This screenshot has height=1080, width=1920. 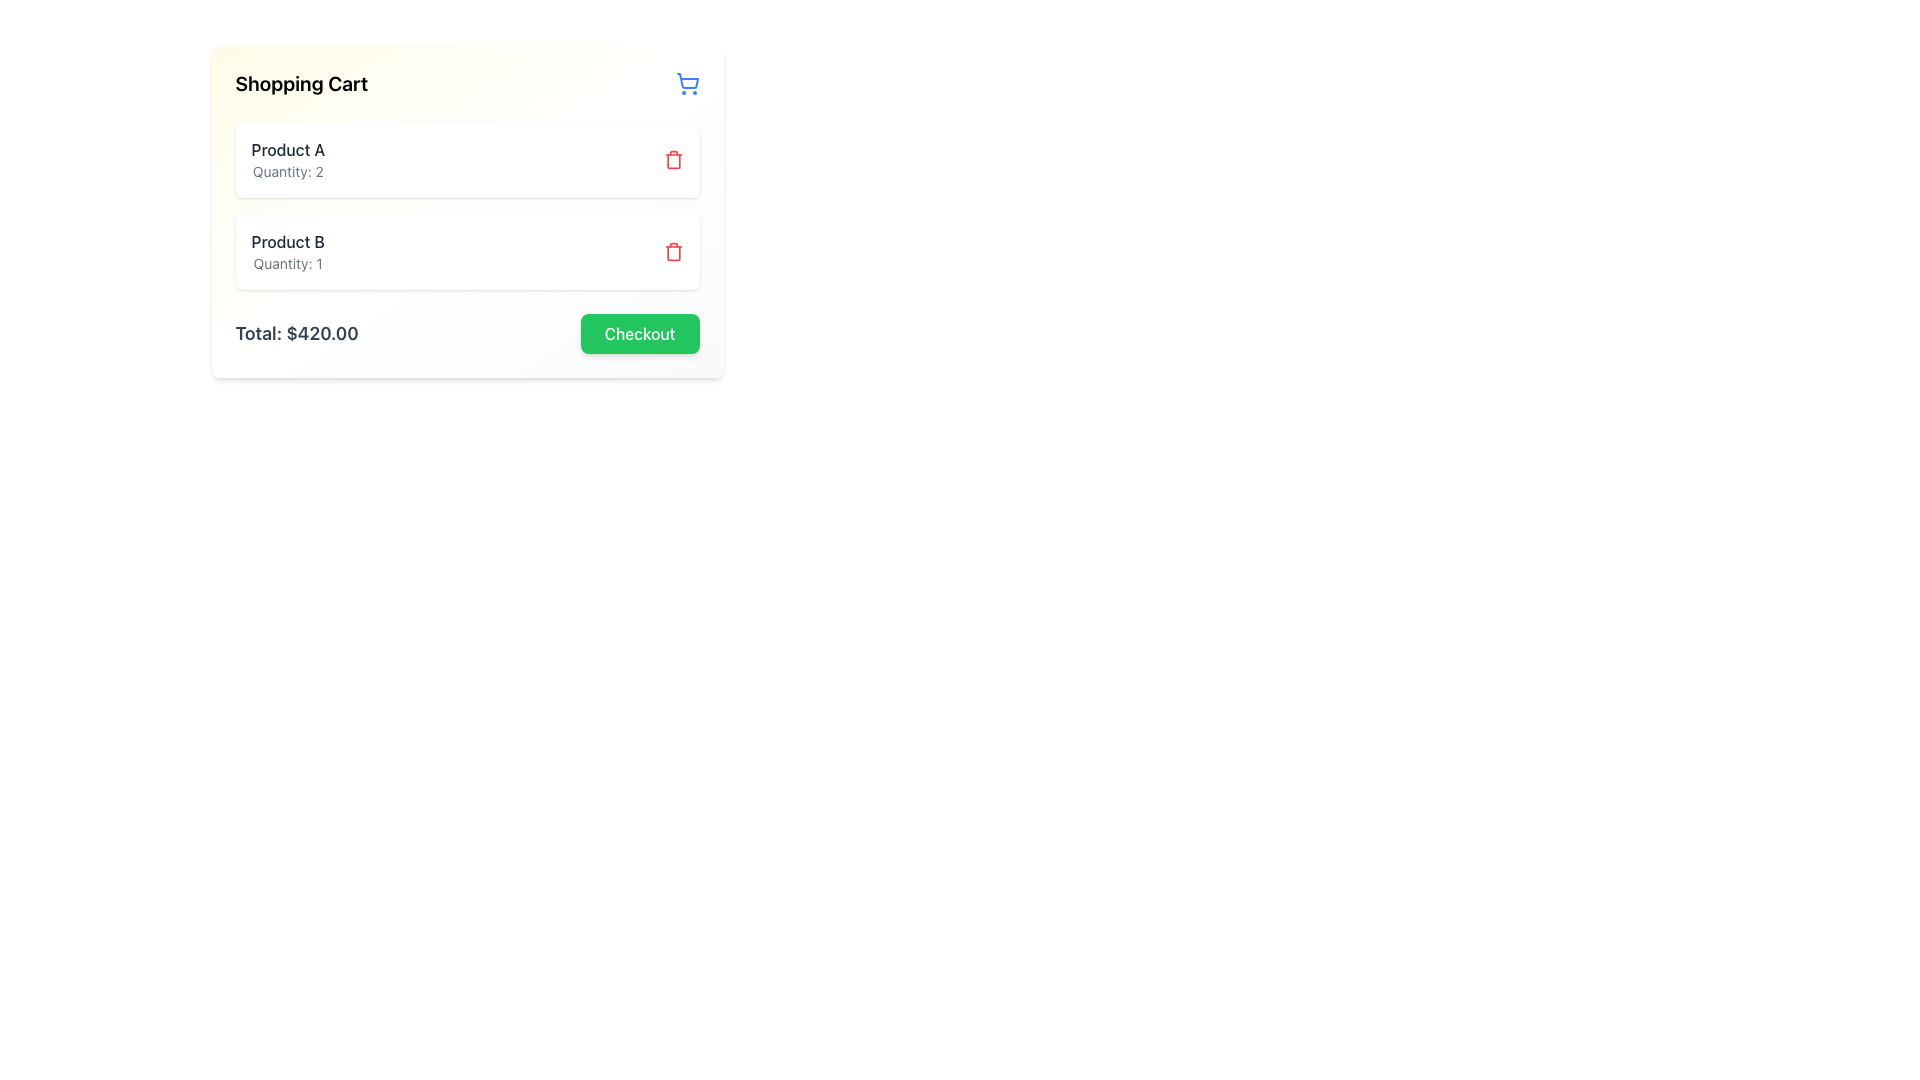 I want to click on the text display component that shows information about 'Product A' in the shopping cart, including its quantity '2', so click(x=287, y=158).